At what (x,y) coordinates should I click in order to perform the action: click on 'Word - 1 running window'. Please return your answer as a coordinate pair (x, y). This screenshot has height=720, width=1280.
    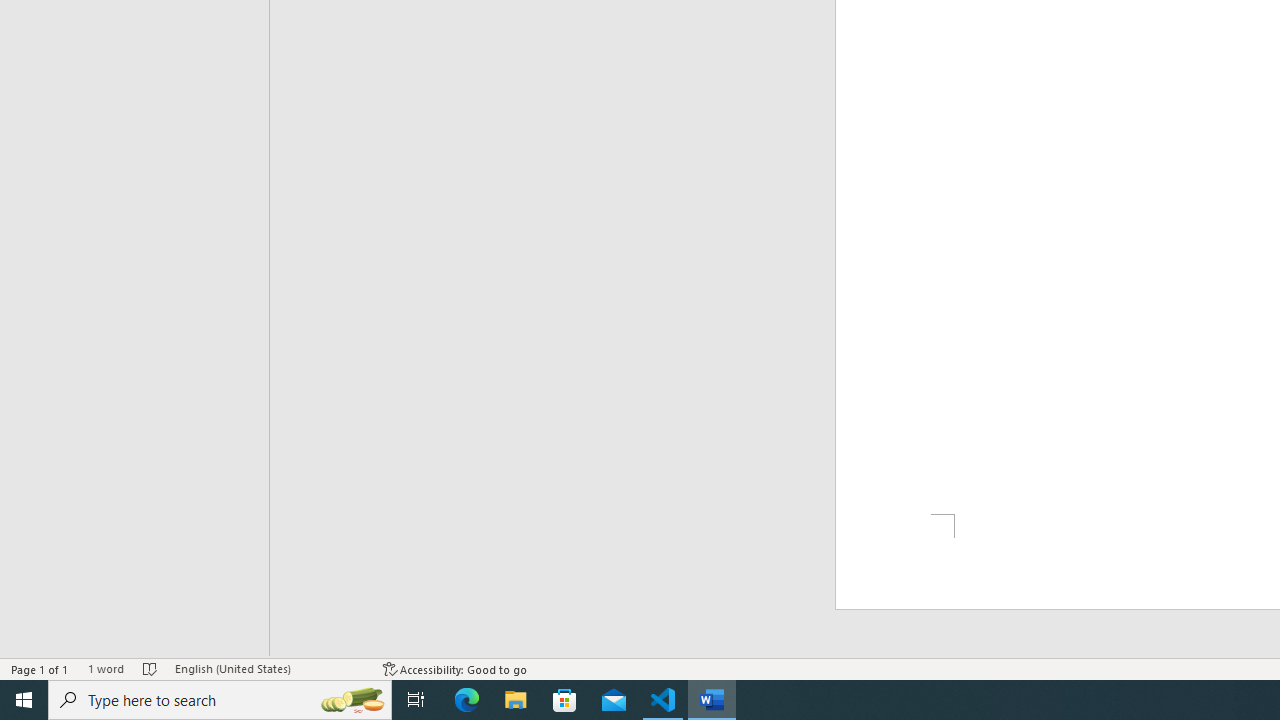
    Looking at the image, I should click on (712, 698).